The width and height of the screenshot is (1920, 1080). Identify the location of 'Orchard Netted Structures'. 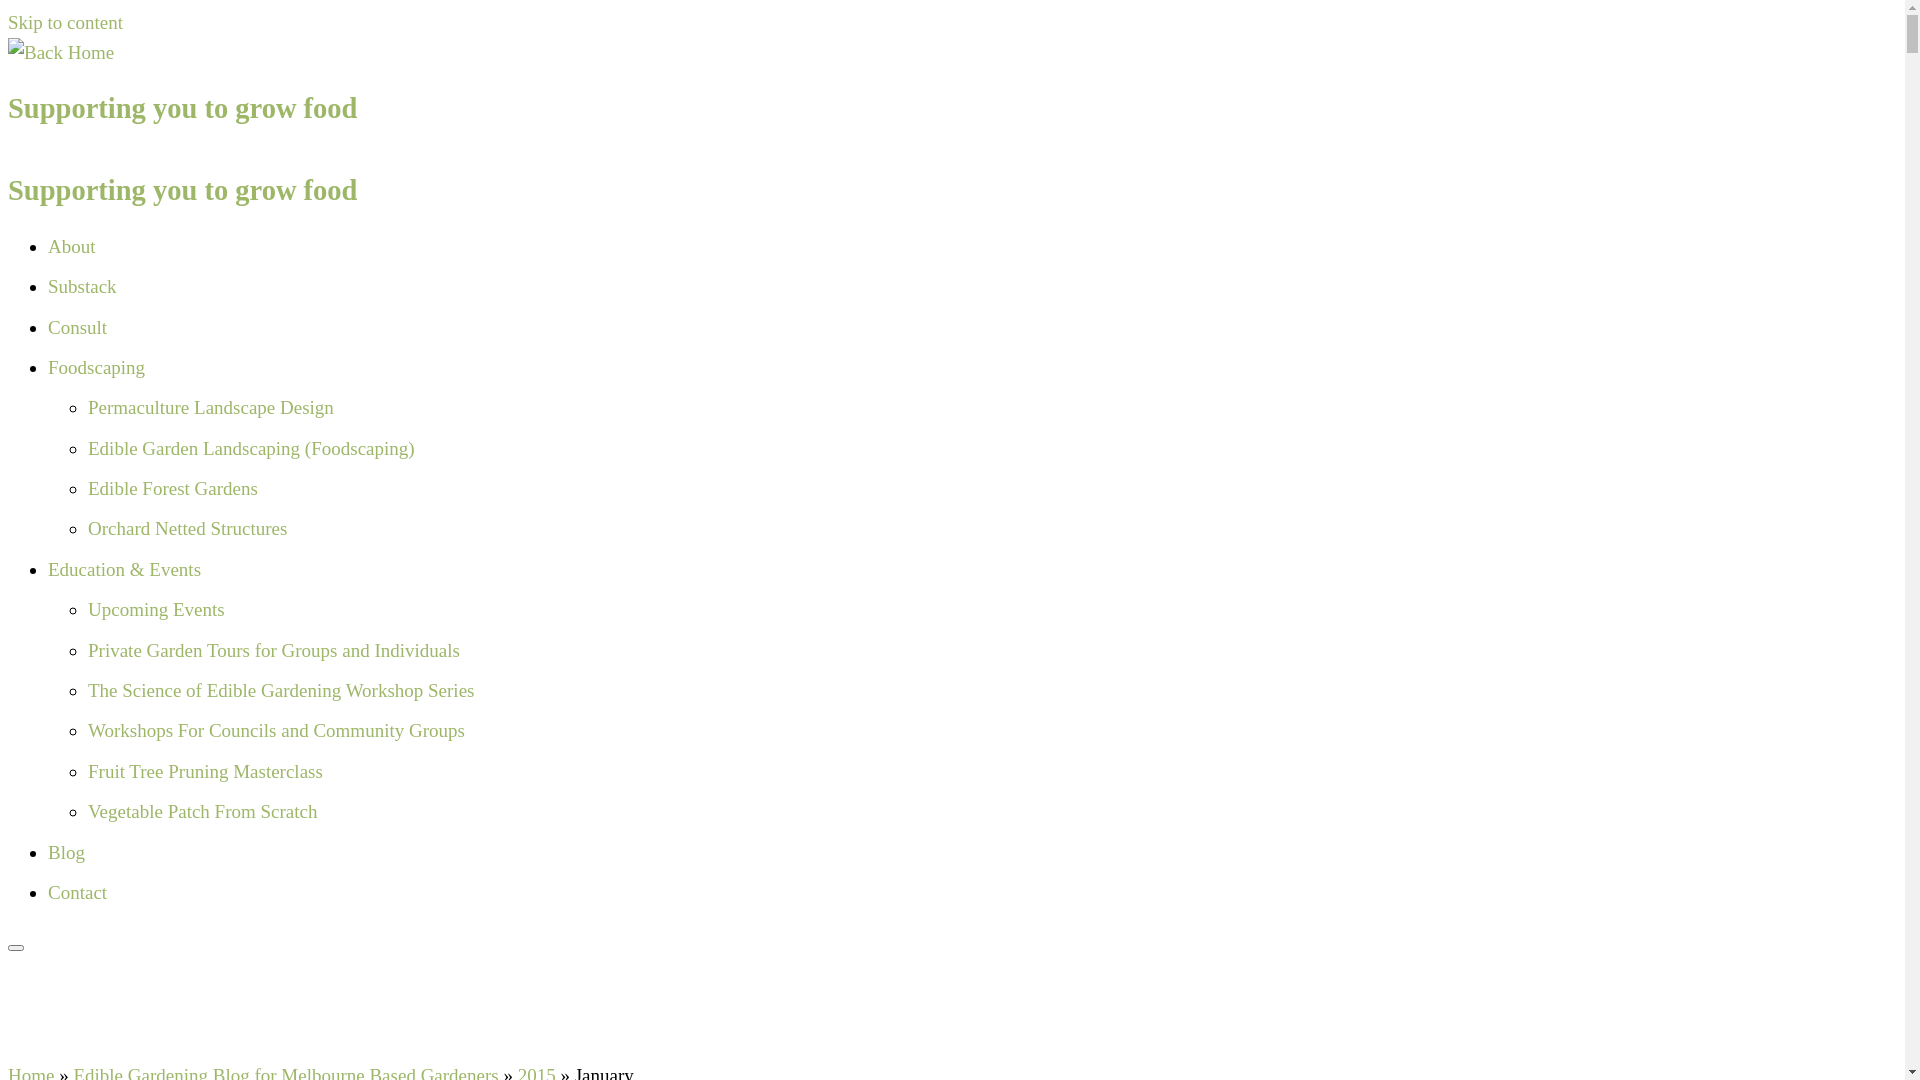
(86, 527).